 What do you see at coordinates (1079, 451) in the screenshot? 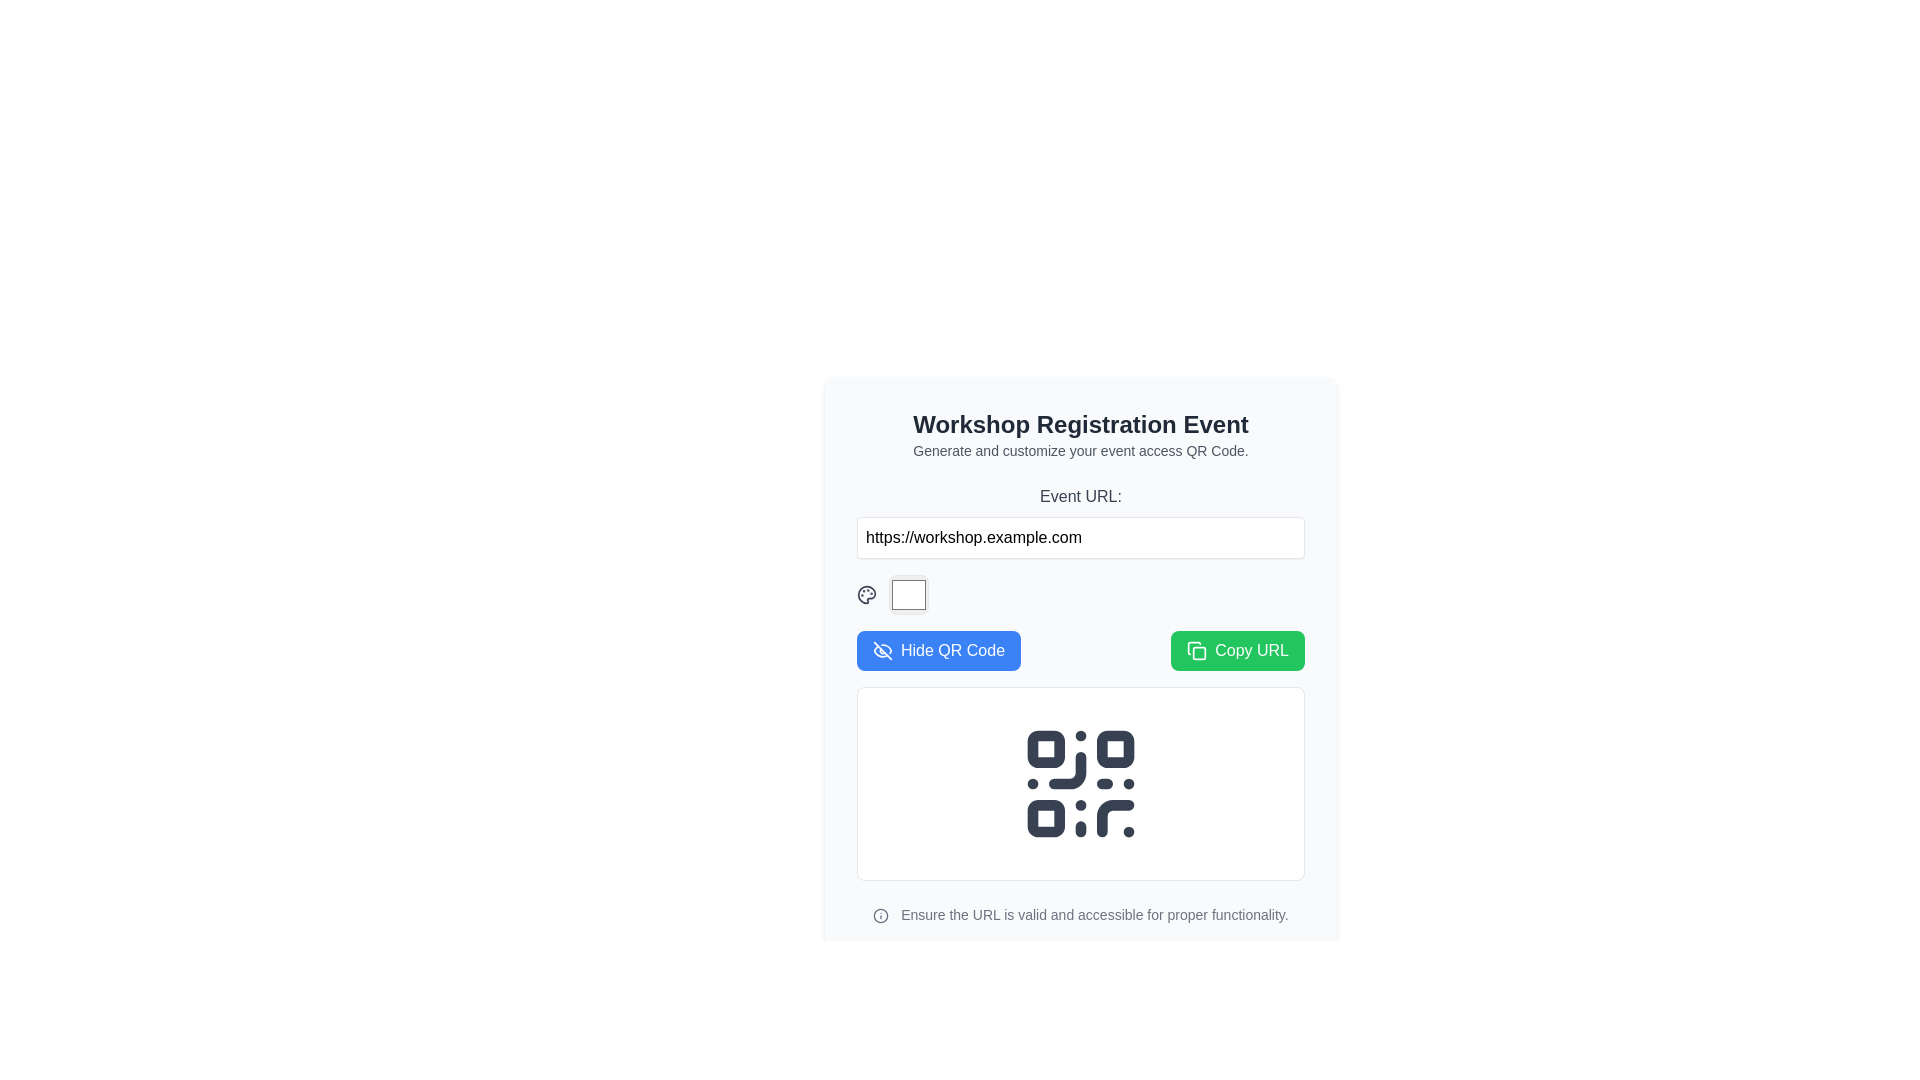
I see `the static text label displaying the message 'Generate and customize your event access QR Code.' located below the title 'Workshop Registration Event'` at bounding box center [1079, 451].